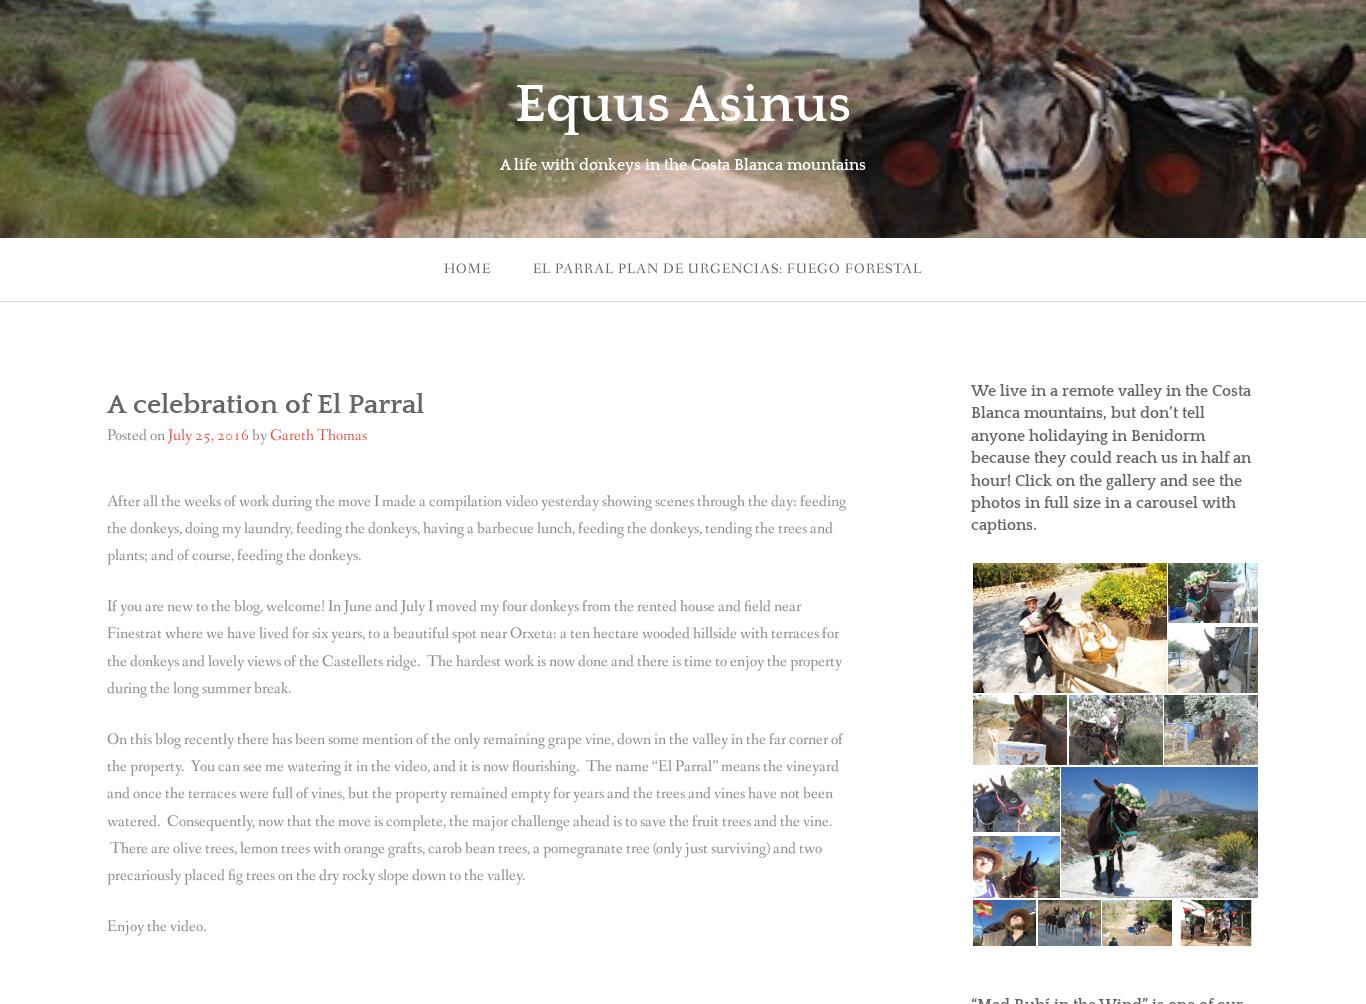 The image size is (1366, 1004). I want to click on 'After all the weeks of work during the move I made a compilation video yesterday showing scenes through the day: feeding the donkeys, doing my laundry, feeding the donkeys, having a barbecue lunch, feeding the donkeys, tending the trees and plants; and of course, feeding the donkeys.', so click(476, 528).